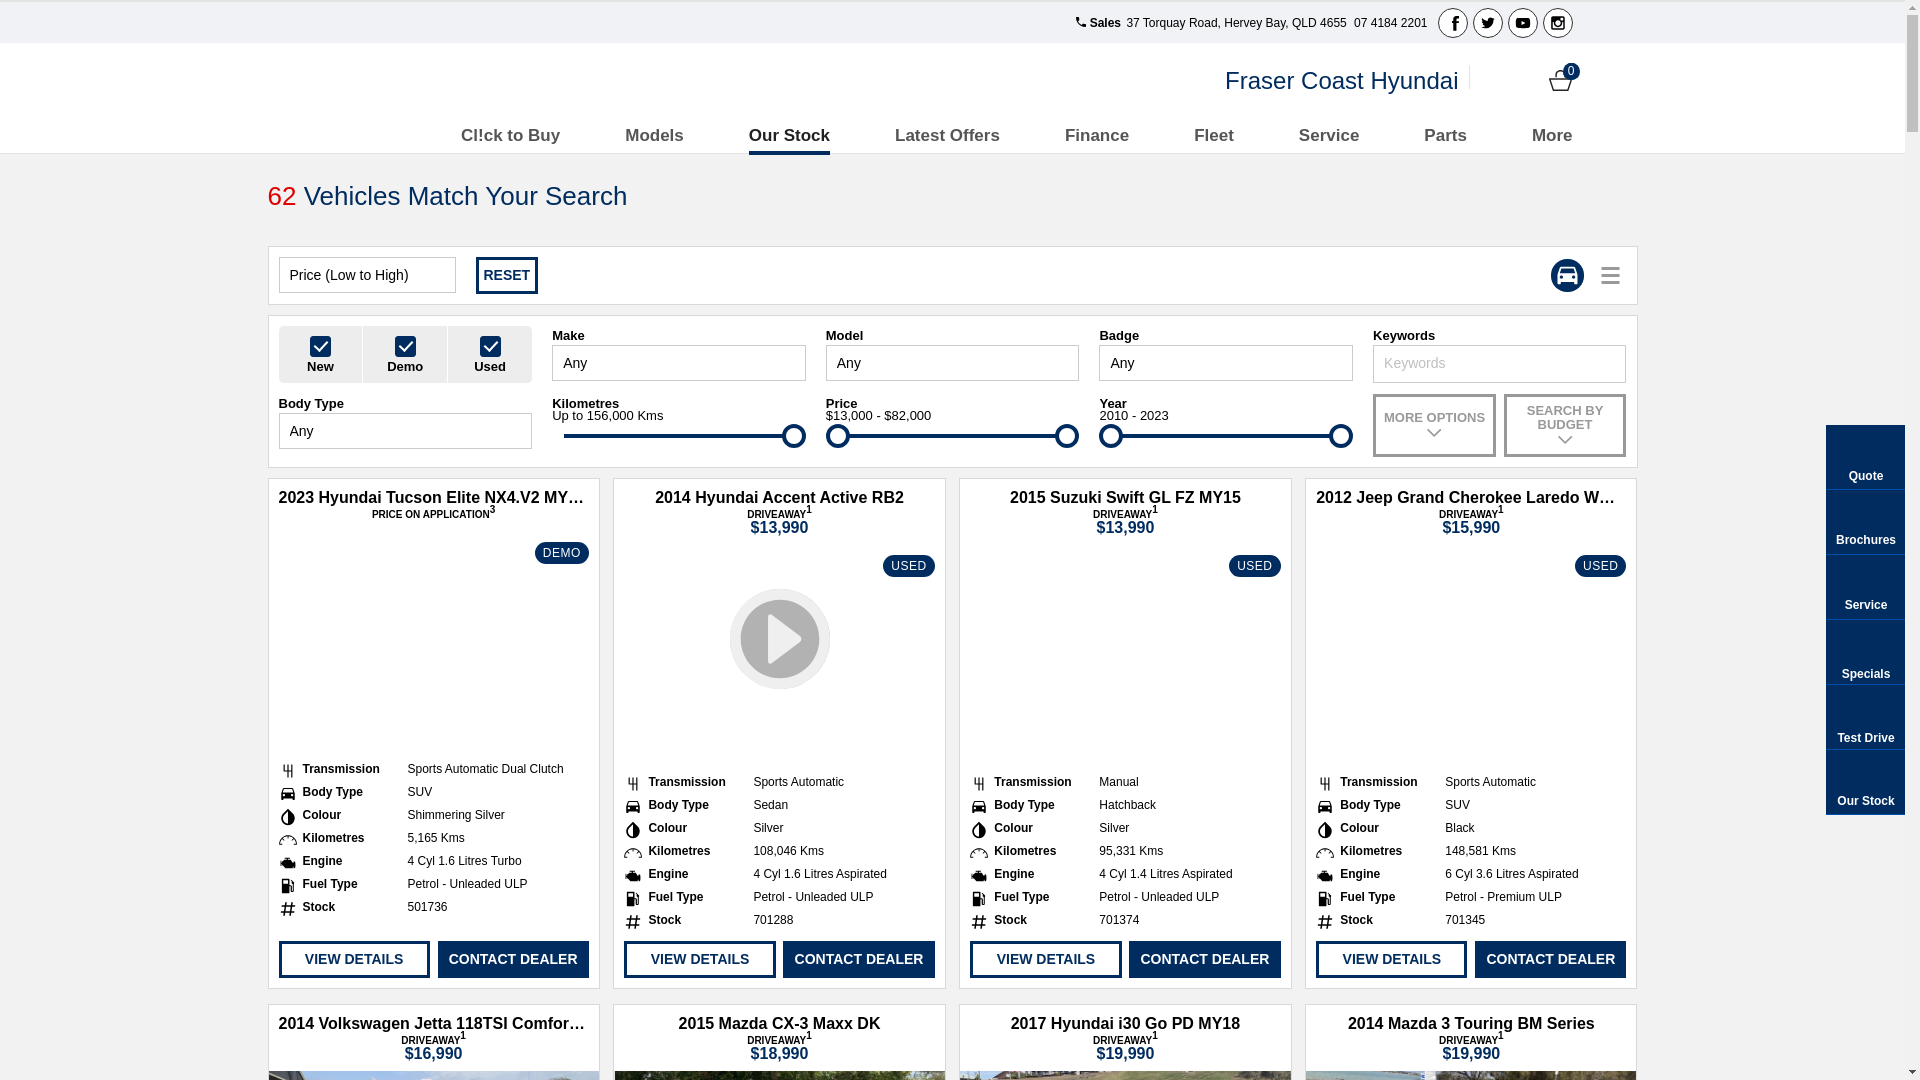 The width and height of the screenshot is (1920, 1080). What do you see at coordinates (474, 275) in the screenshot?
I see `'RESET'` at bounding box center [474, 275].